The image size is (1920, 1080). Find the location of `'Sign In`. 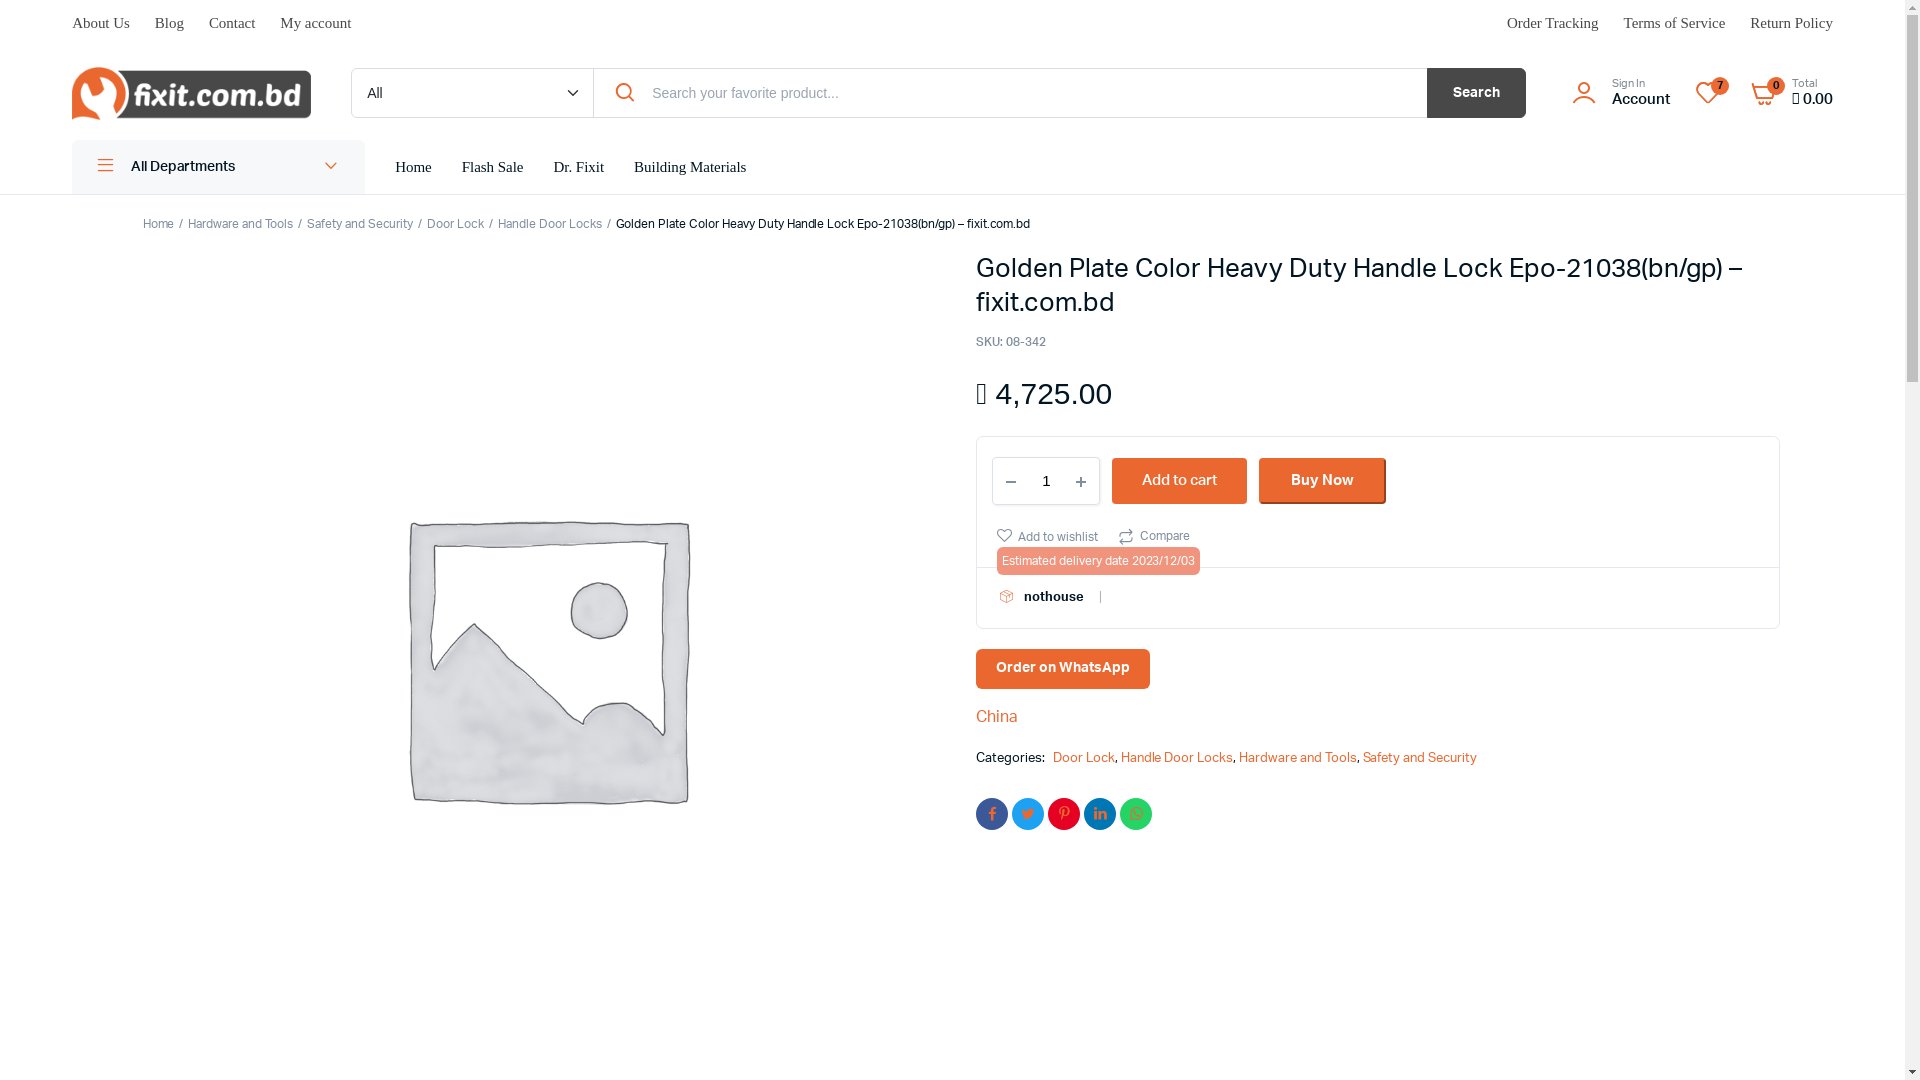

'Sign In is located at coordinates (1564, 92).